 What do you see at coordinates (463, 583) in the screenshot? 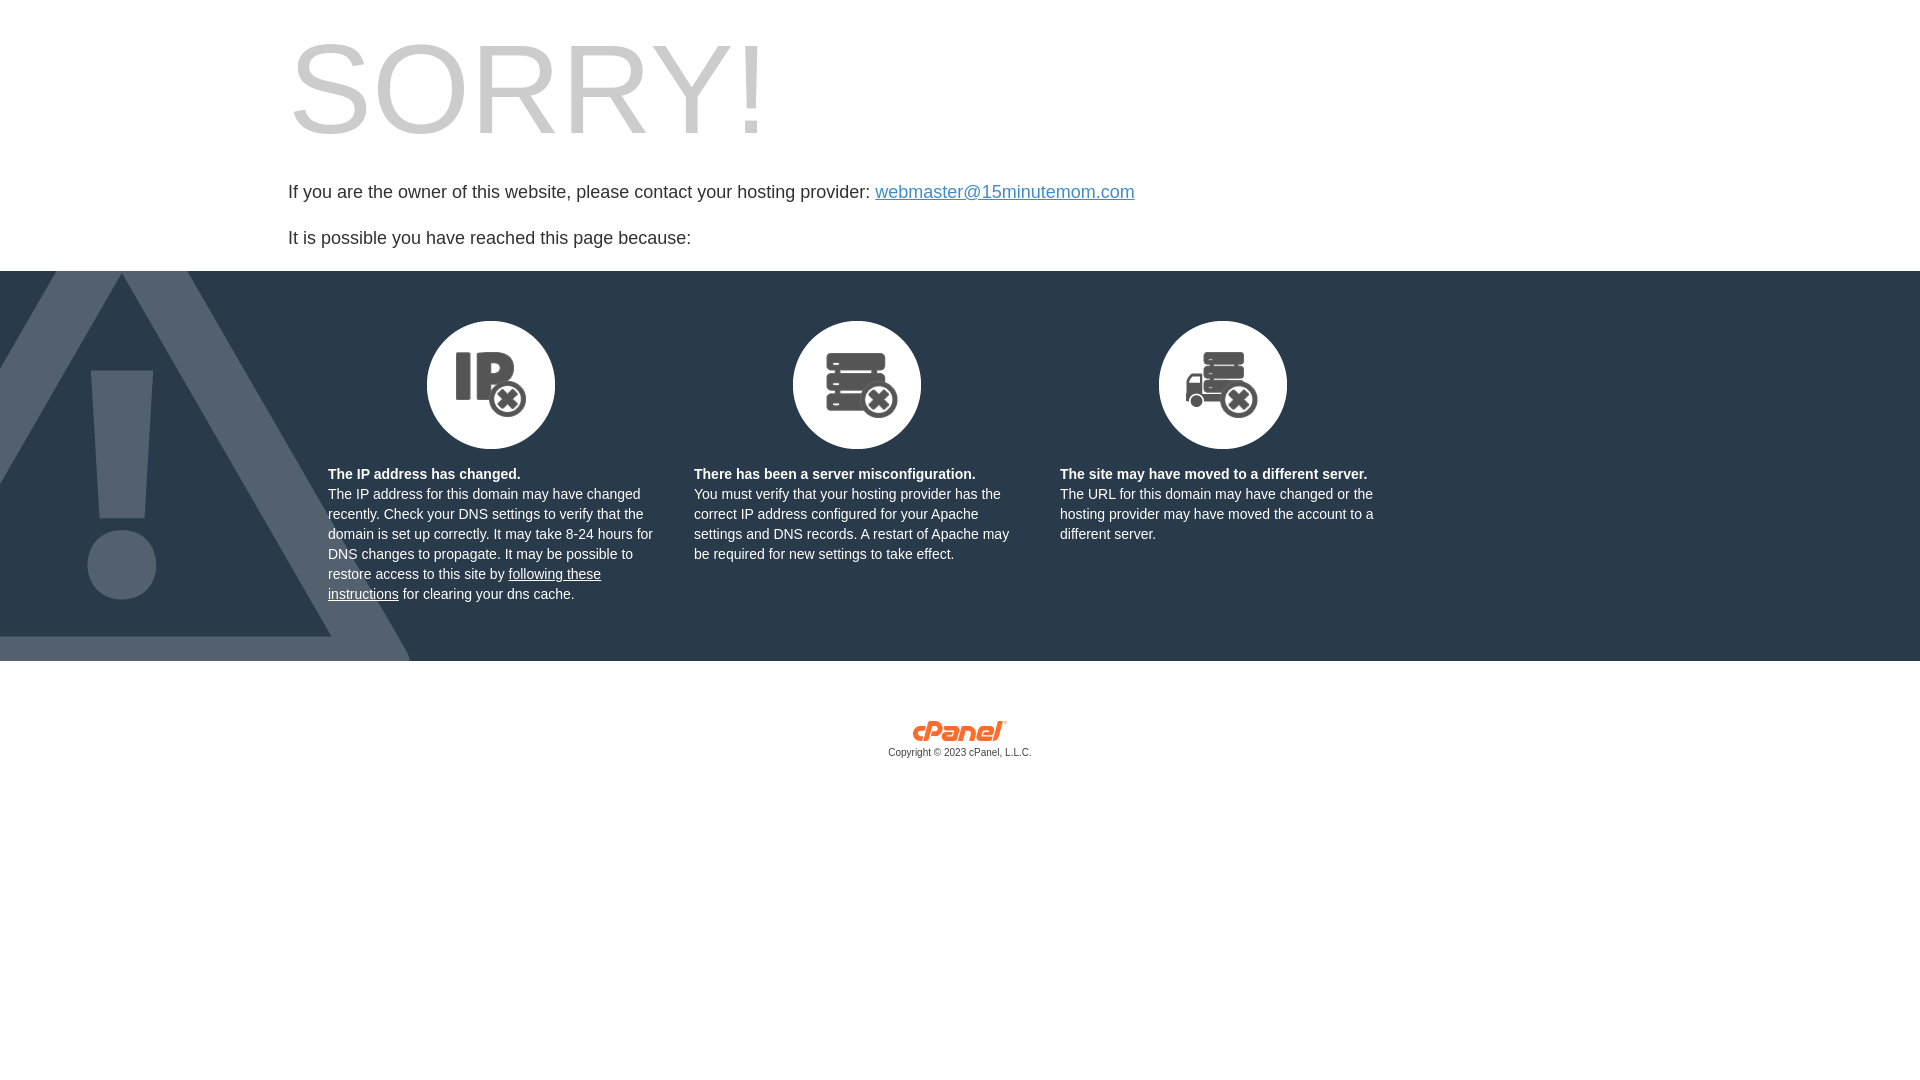
I see `'following these instructions'` at bounding box center [463, 583].